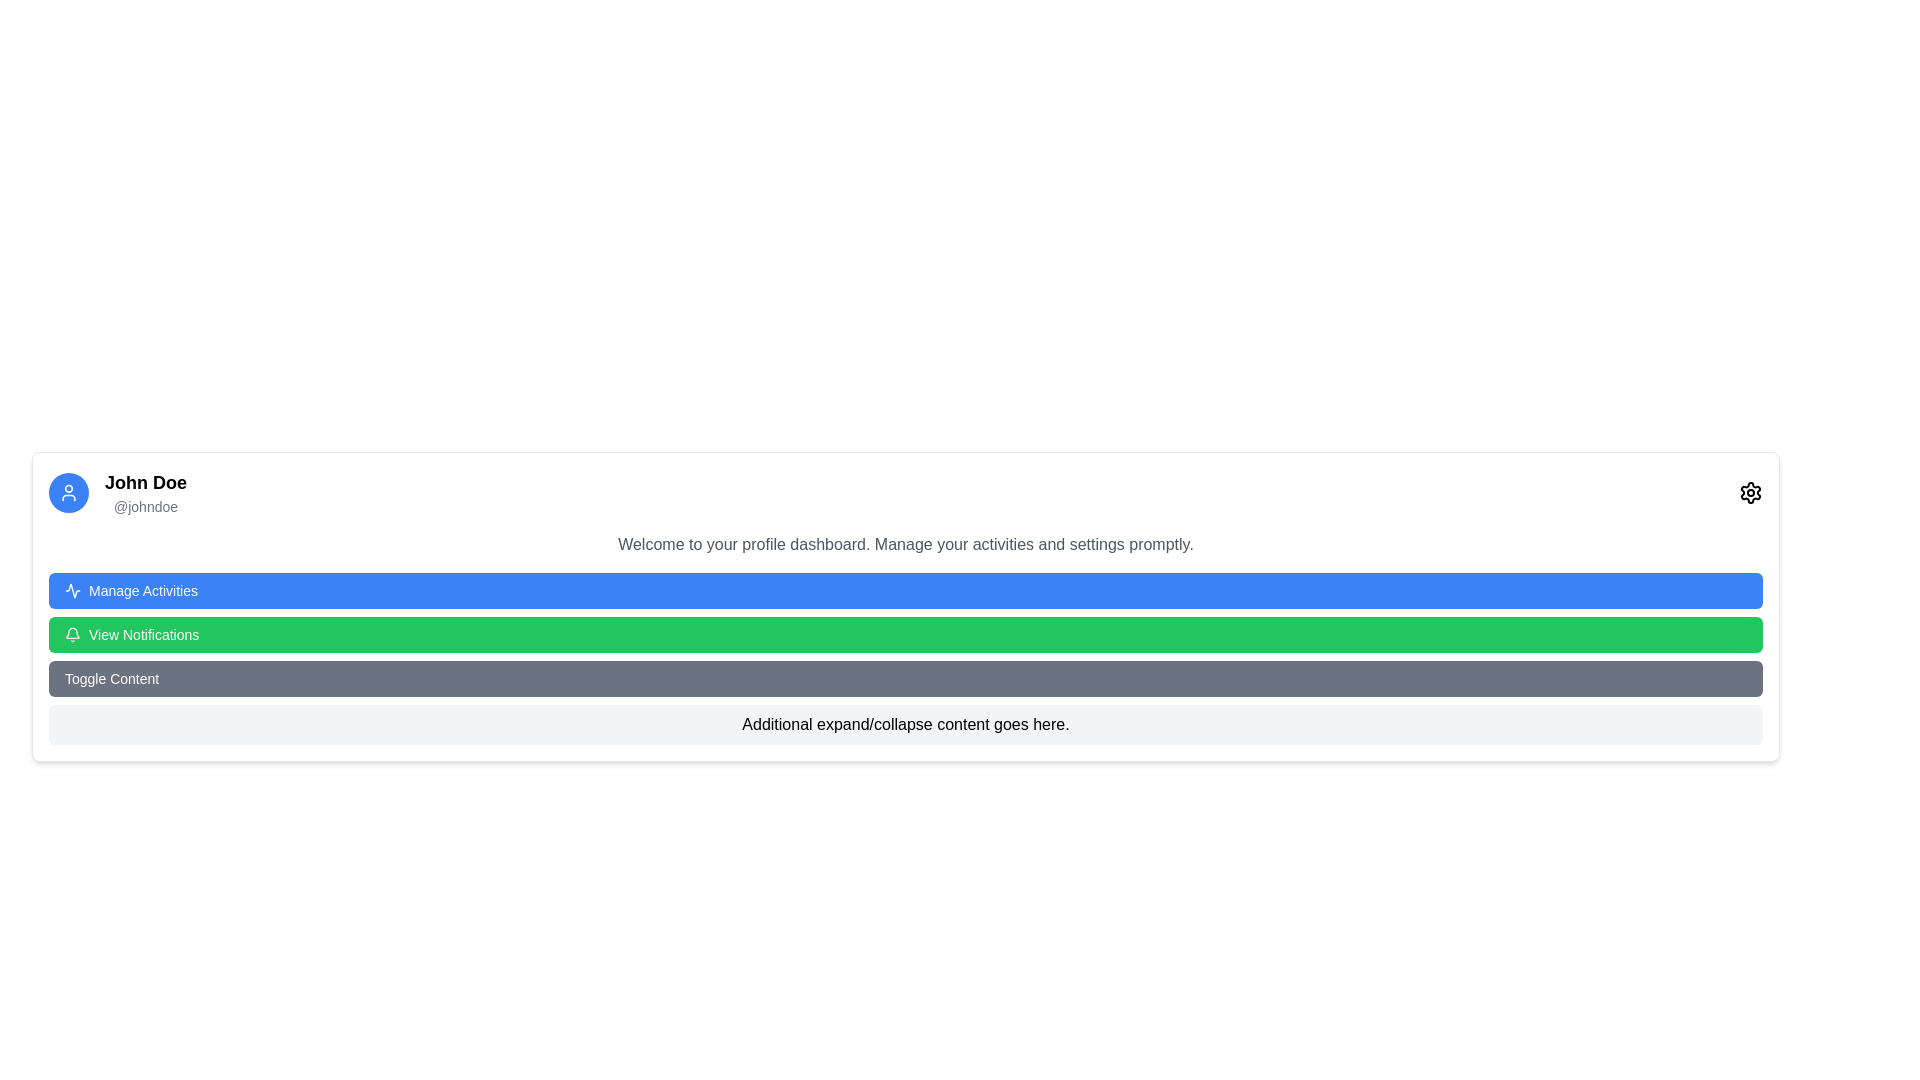 The image size is (1920, 1080). I want to click on the user profile icon located at the leftmost section of the profile heading next to 'John Doe' and '@johndoe', so click(68, 493).